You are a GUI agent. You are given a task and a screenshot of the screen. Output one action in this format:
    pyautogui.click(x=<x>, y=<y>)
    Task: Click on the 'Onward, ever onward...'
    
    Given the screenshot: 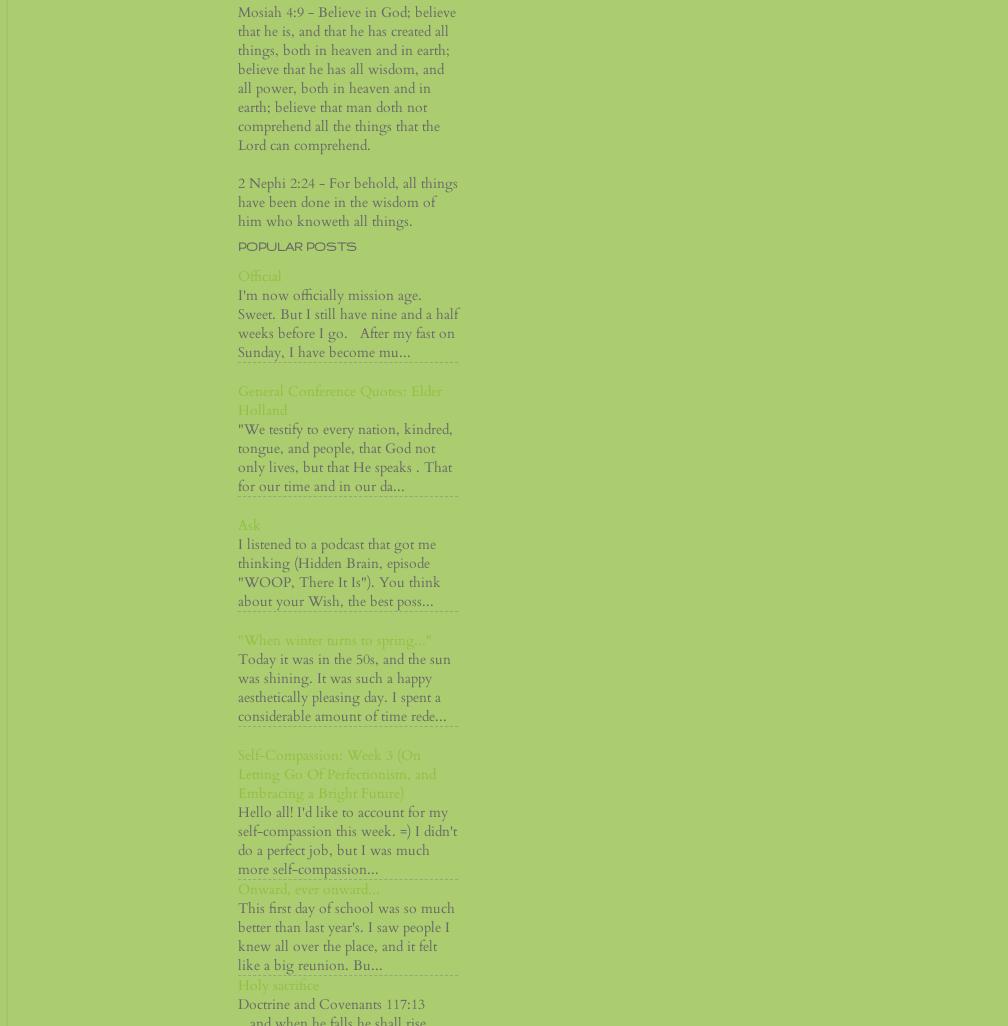 What is the action you would take?
    pyautogui.click(x=308, y=888)
    